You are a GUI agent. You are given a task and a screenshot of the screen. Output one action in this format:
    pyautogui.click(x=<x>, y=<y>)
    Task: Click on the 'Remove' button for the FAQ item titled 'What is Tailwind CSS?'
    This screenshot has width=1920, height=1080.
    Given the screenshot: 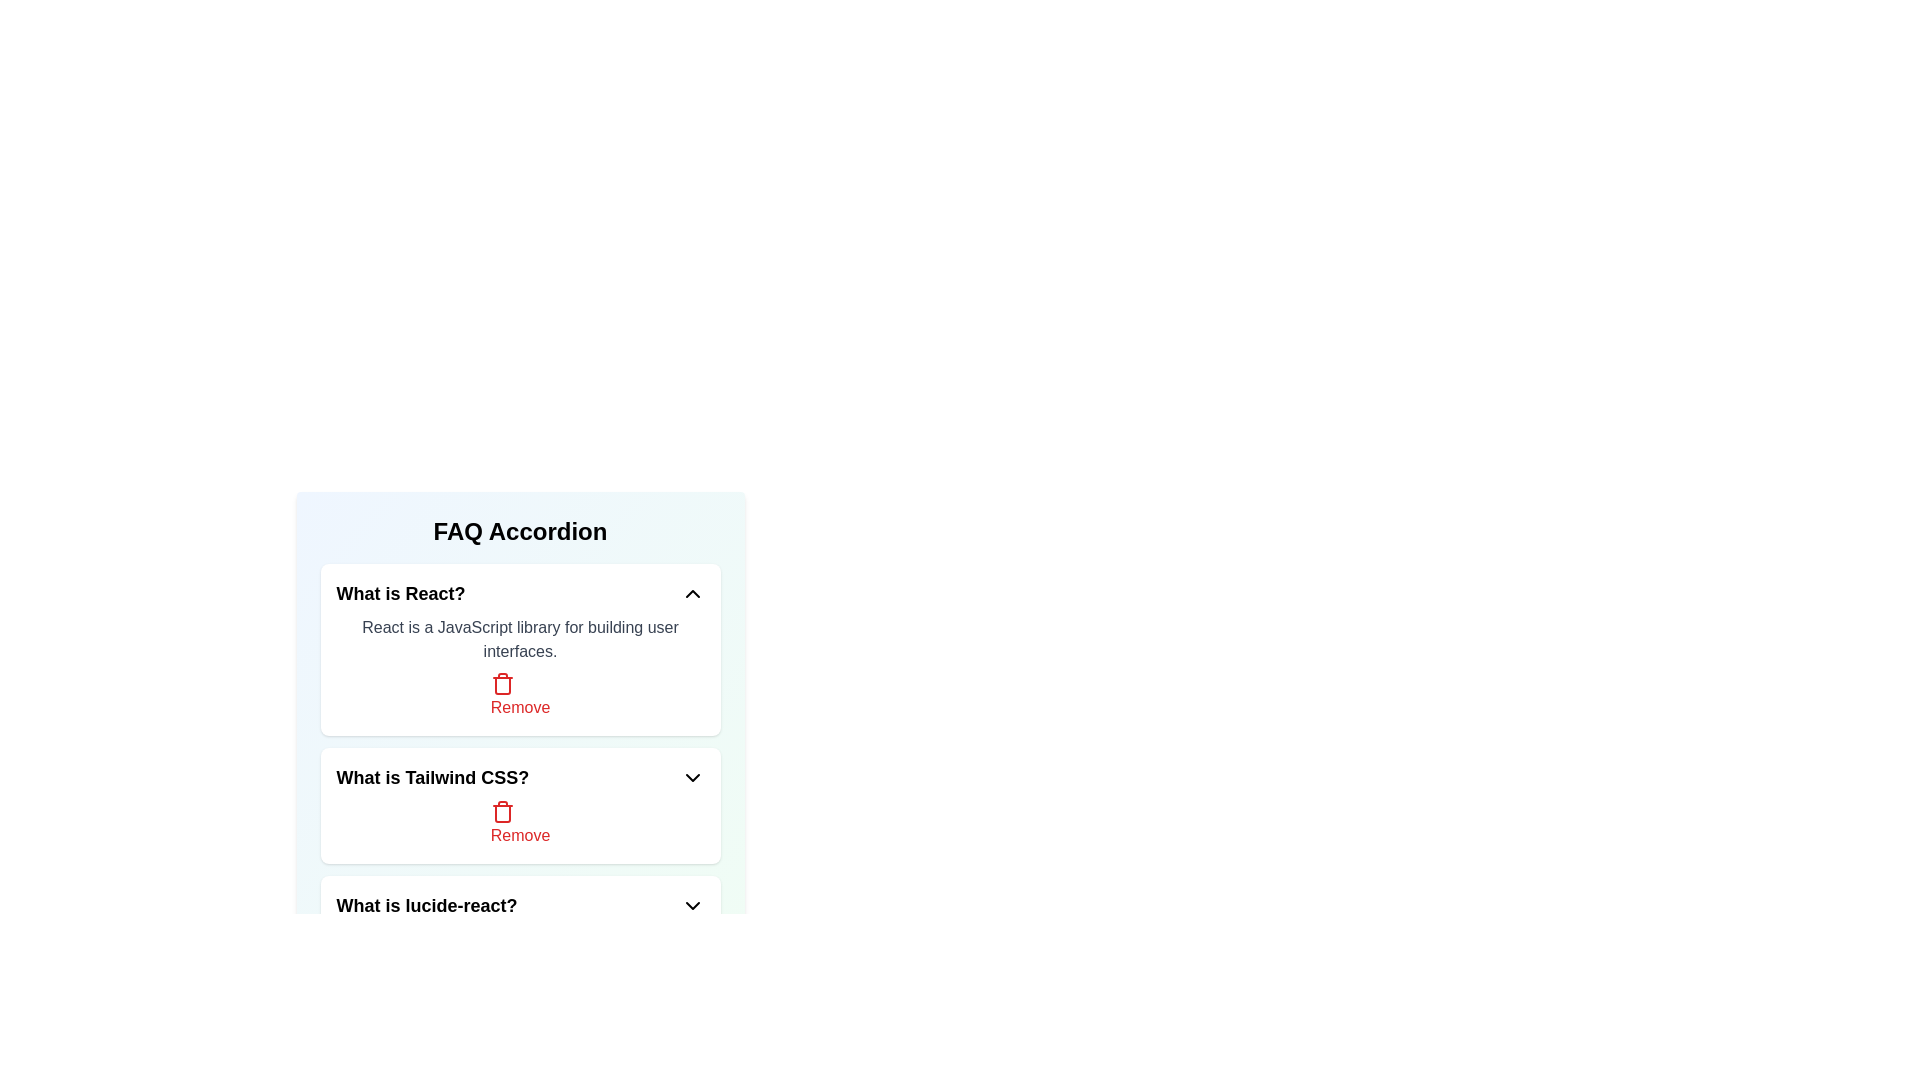 What is the action you would take?
    pyautogui.click(x=520, y=824)
    